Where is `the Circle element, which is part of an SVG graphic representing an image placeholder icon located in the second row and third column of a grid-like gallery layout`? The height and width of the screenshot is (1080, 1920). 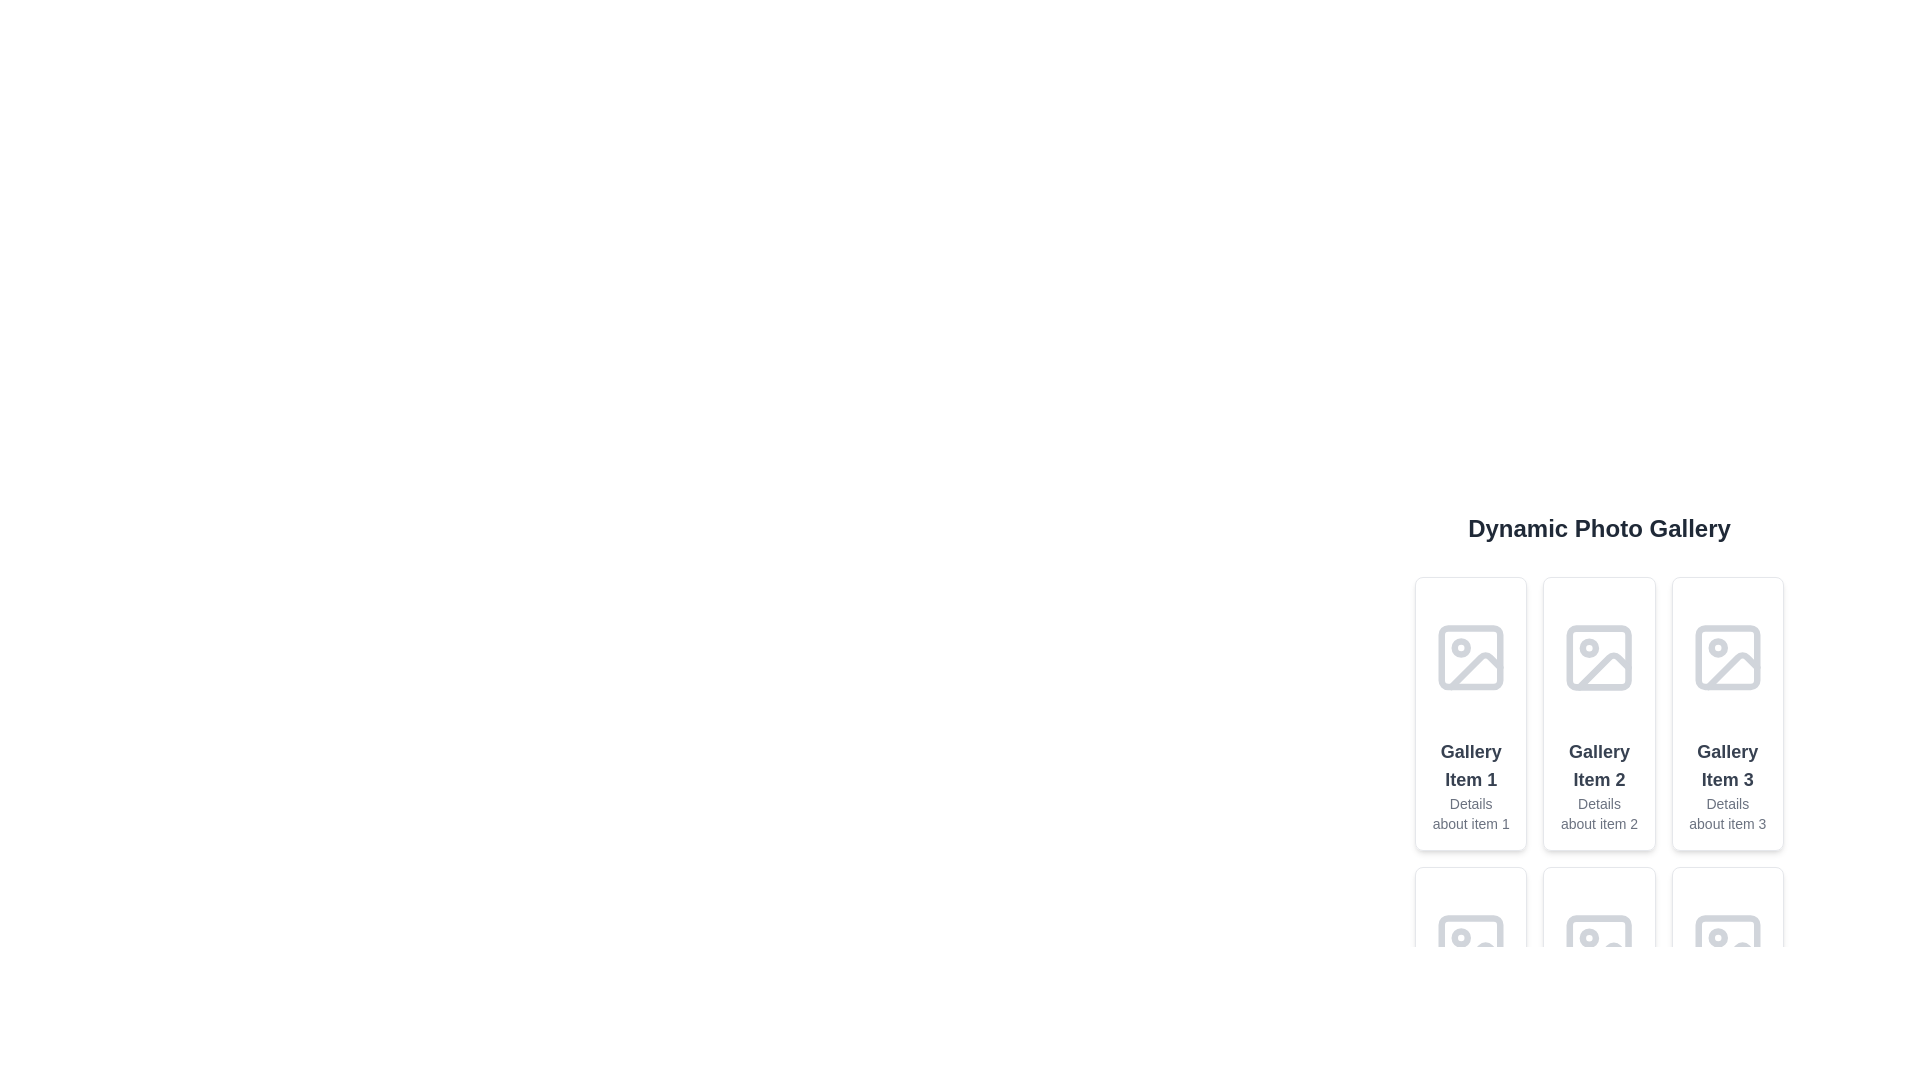 the Circle element, which is part of an SVG graphic representing an image placeholder icon located in the second row and third column of a grid-like gallery layout is located at coordinates (1717, 938).